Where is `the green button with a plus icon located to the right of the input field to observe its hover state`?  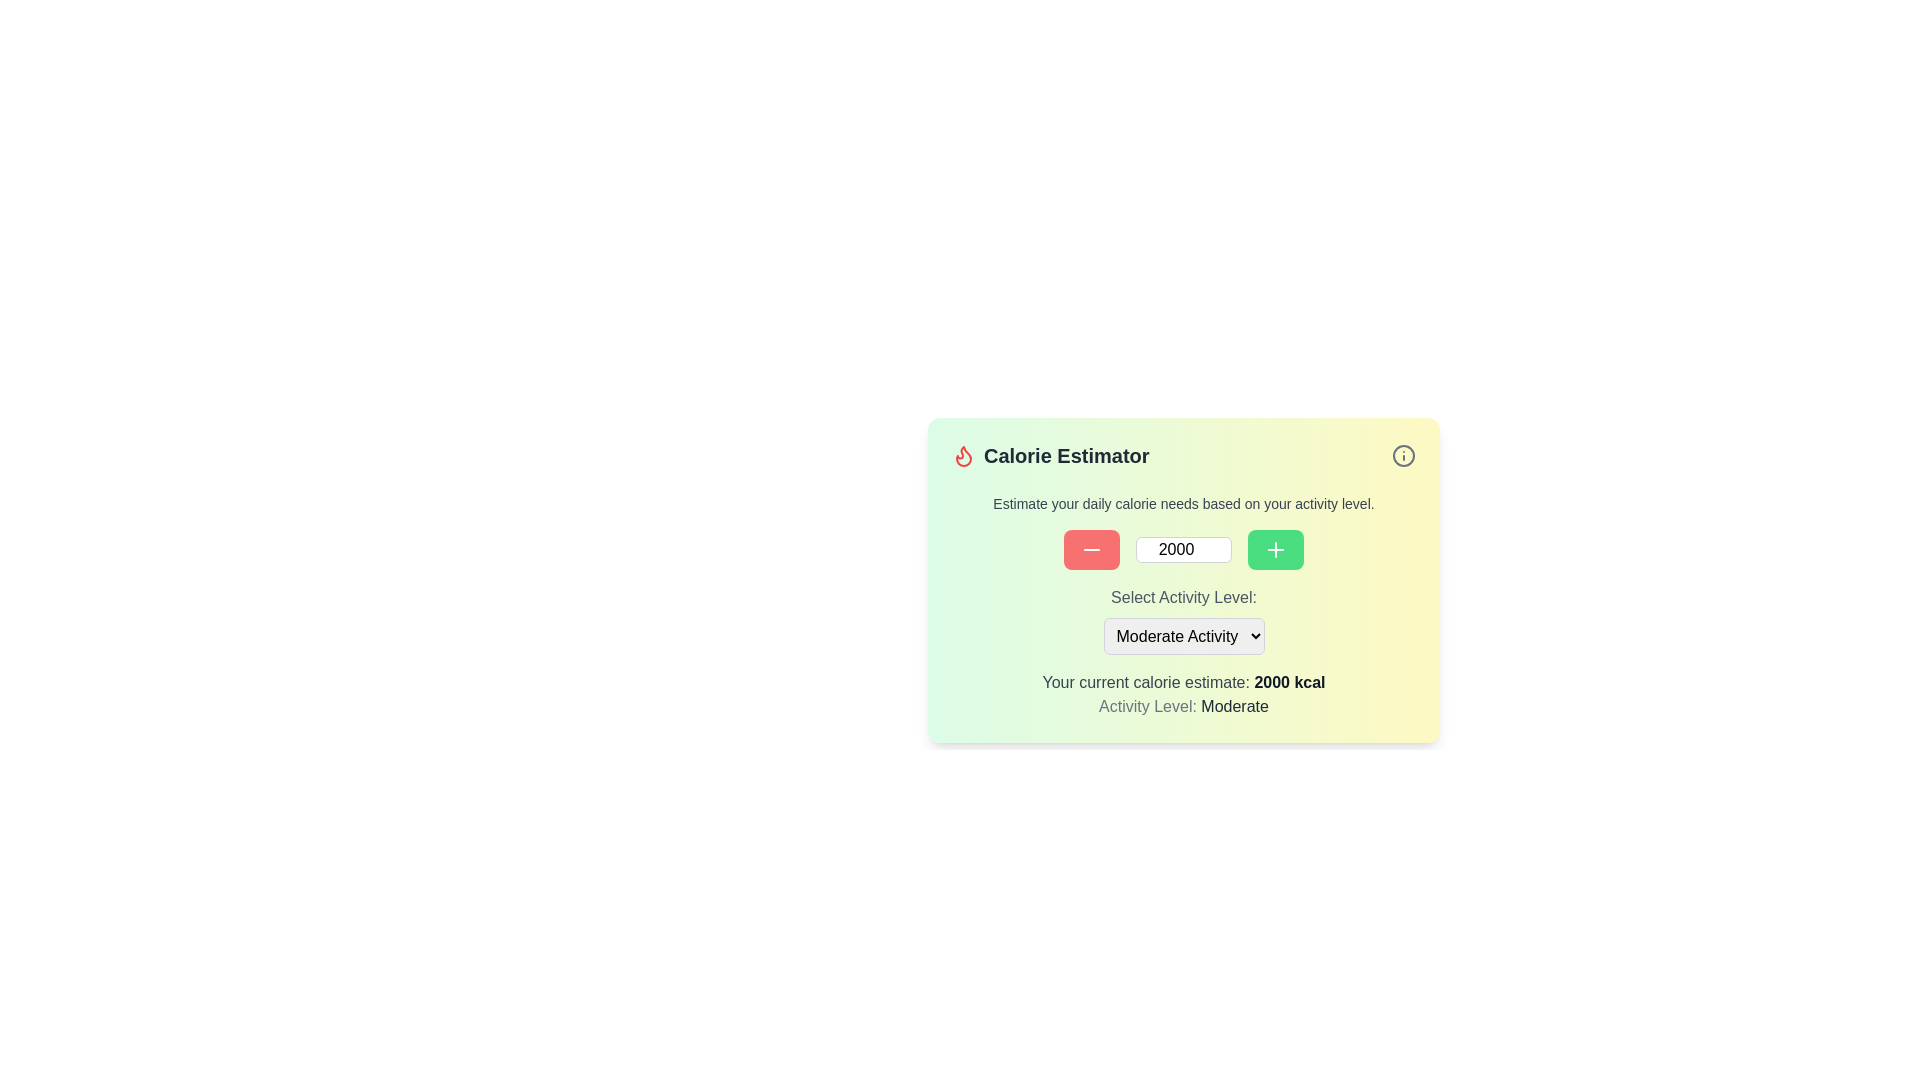 the green button with a plus icon located to the right of the input field to observe its hover state is located at coordinates (1275, 550).